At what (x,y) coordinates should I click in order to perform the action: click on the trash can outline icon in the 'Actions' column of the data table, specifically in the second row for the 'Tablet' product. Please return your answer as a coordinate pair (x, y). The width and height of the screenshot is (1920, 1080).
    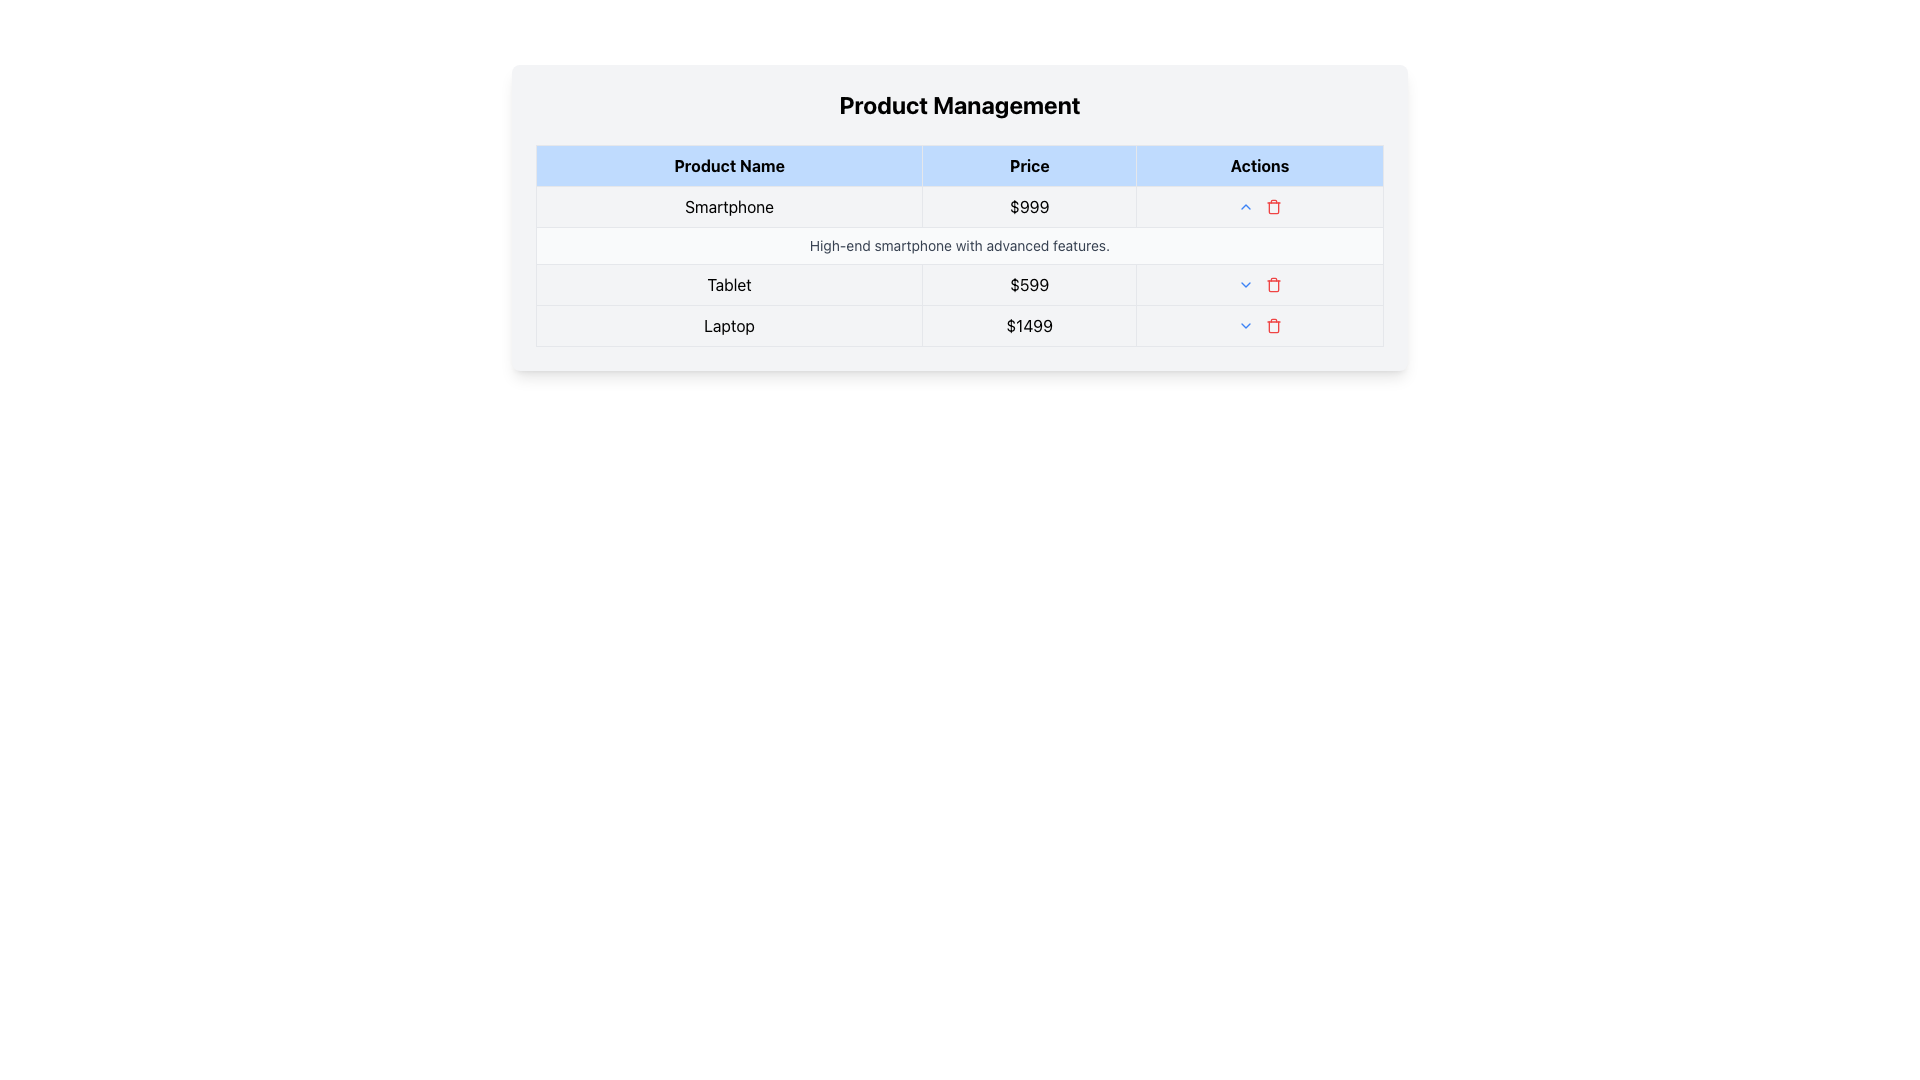
    Looking at the image, I should click on (1273, 286).